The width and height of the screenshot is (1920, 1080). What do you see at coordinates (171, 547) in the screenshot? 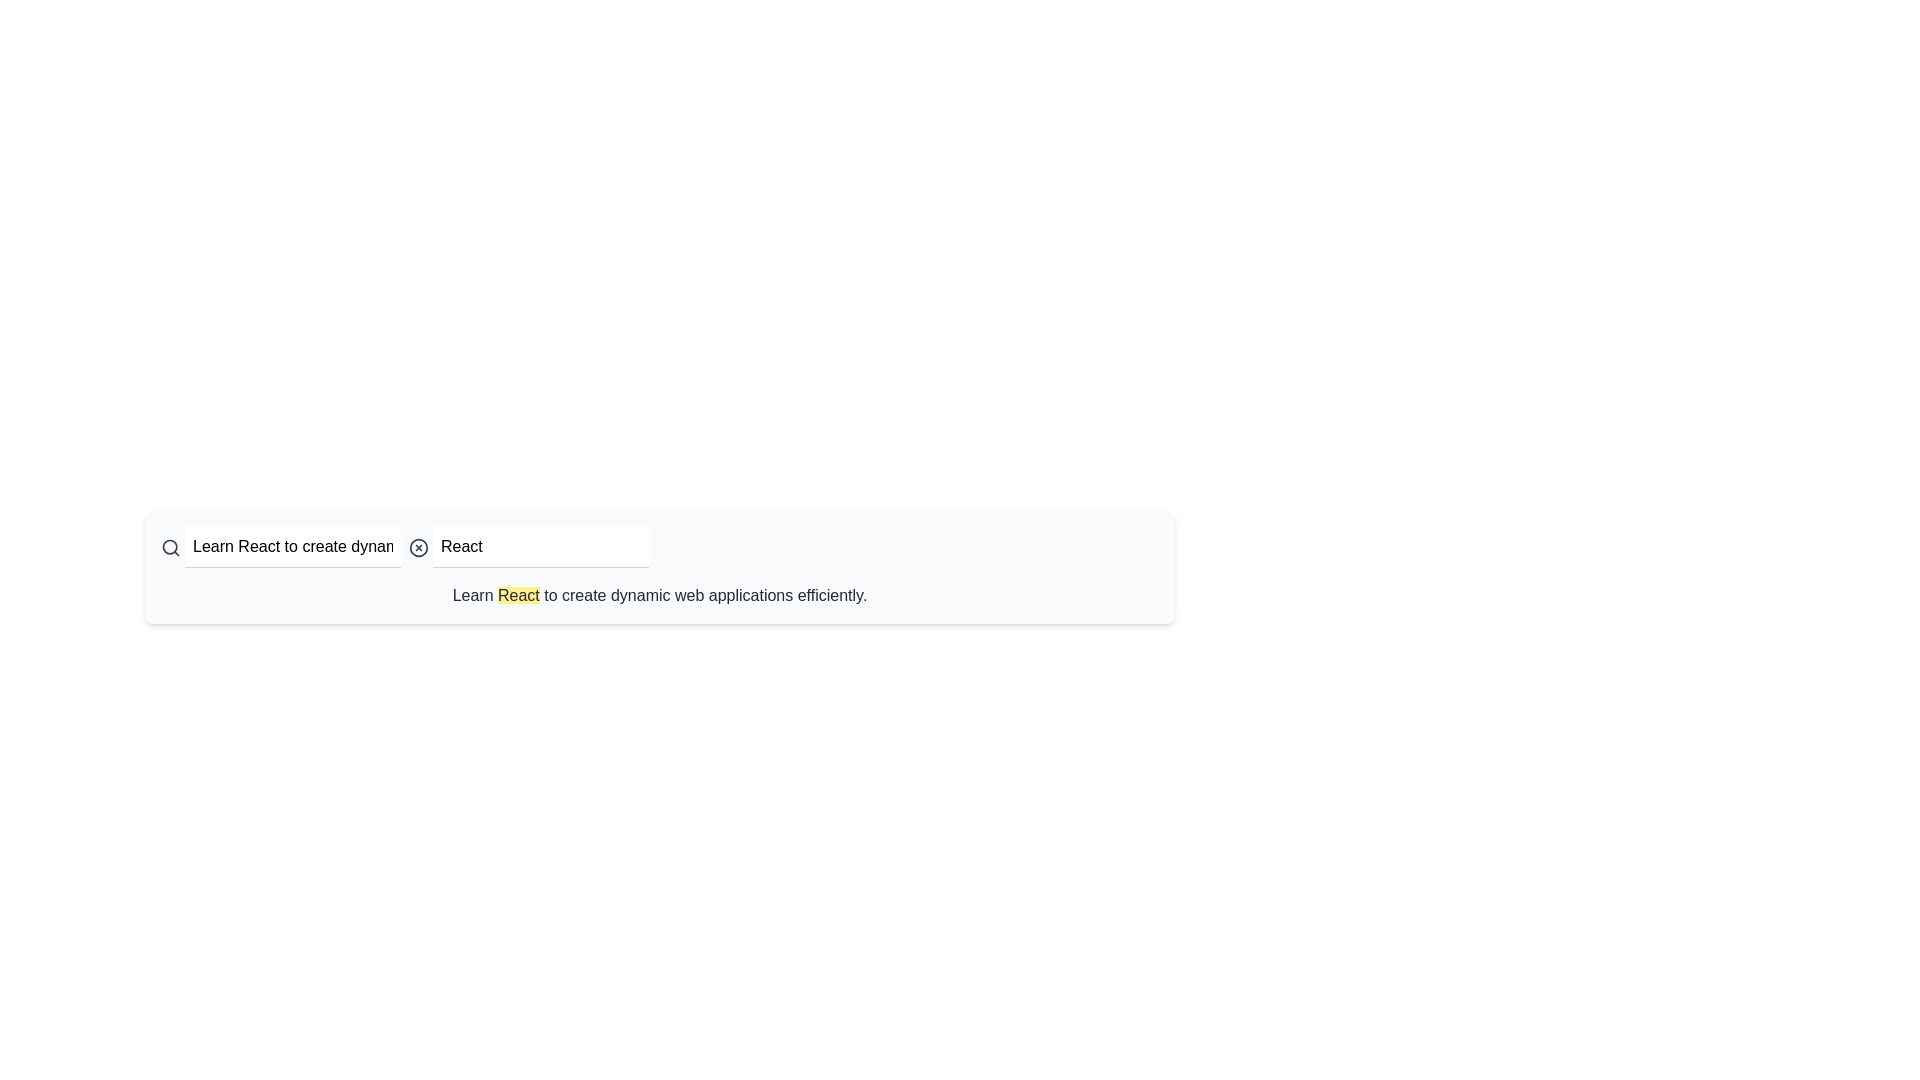
I see `the search icon located to the left of the text input field` at bounding box center [171, 547].